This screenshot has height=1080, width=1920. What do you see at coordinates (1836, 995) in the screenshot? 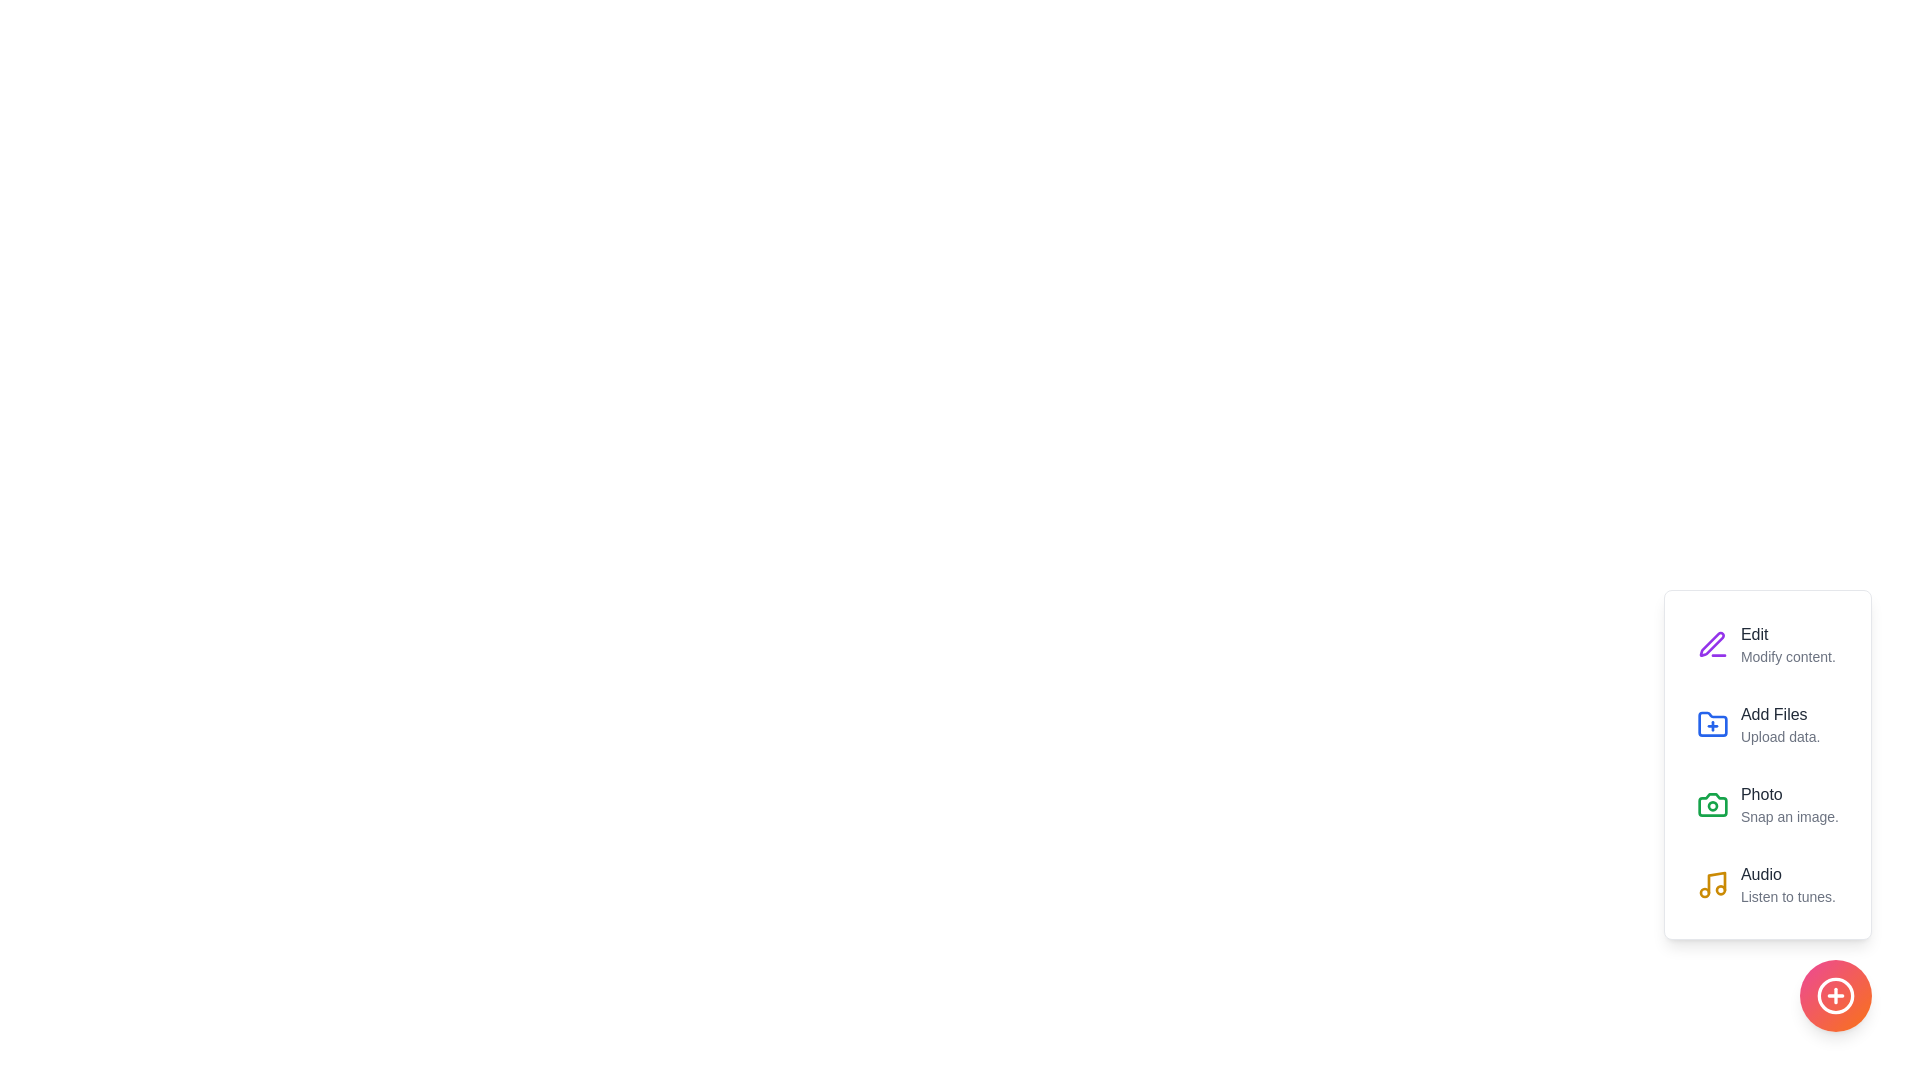
I see `the circular button to toggle the visibility of the action menu` at bounding box center [1836, 995].